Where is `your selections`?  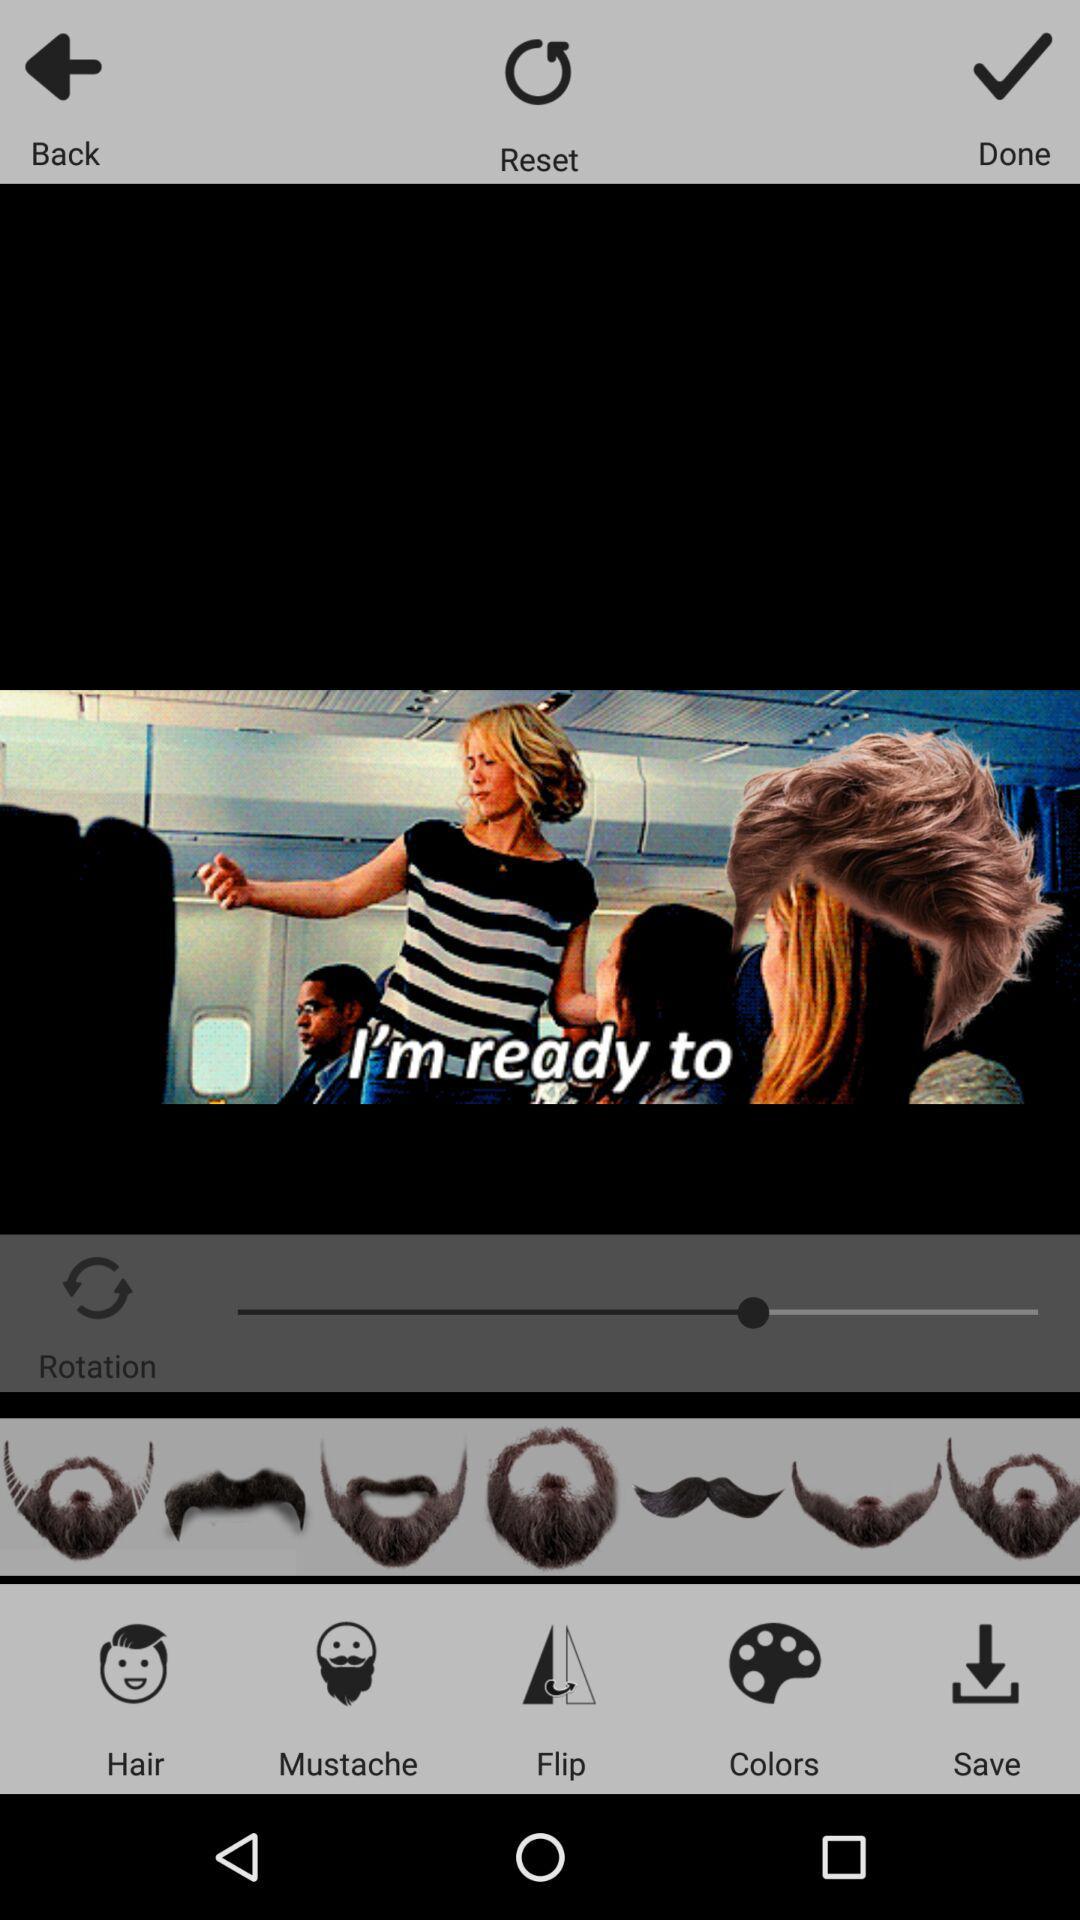
your selections is located at coordinates (986, 1662).